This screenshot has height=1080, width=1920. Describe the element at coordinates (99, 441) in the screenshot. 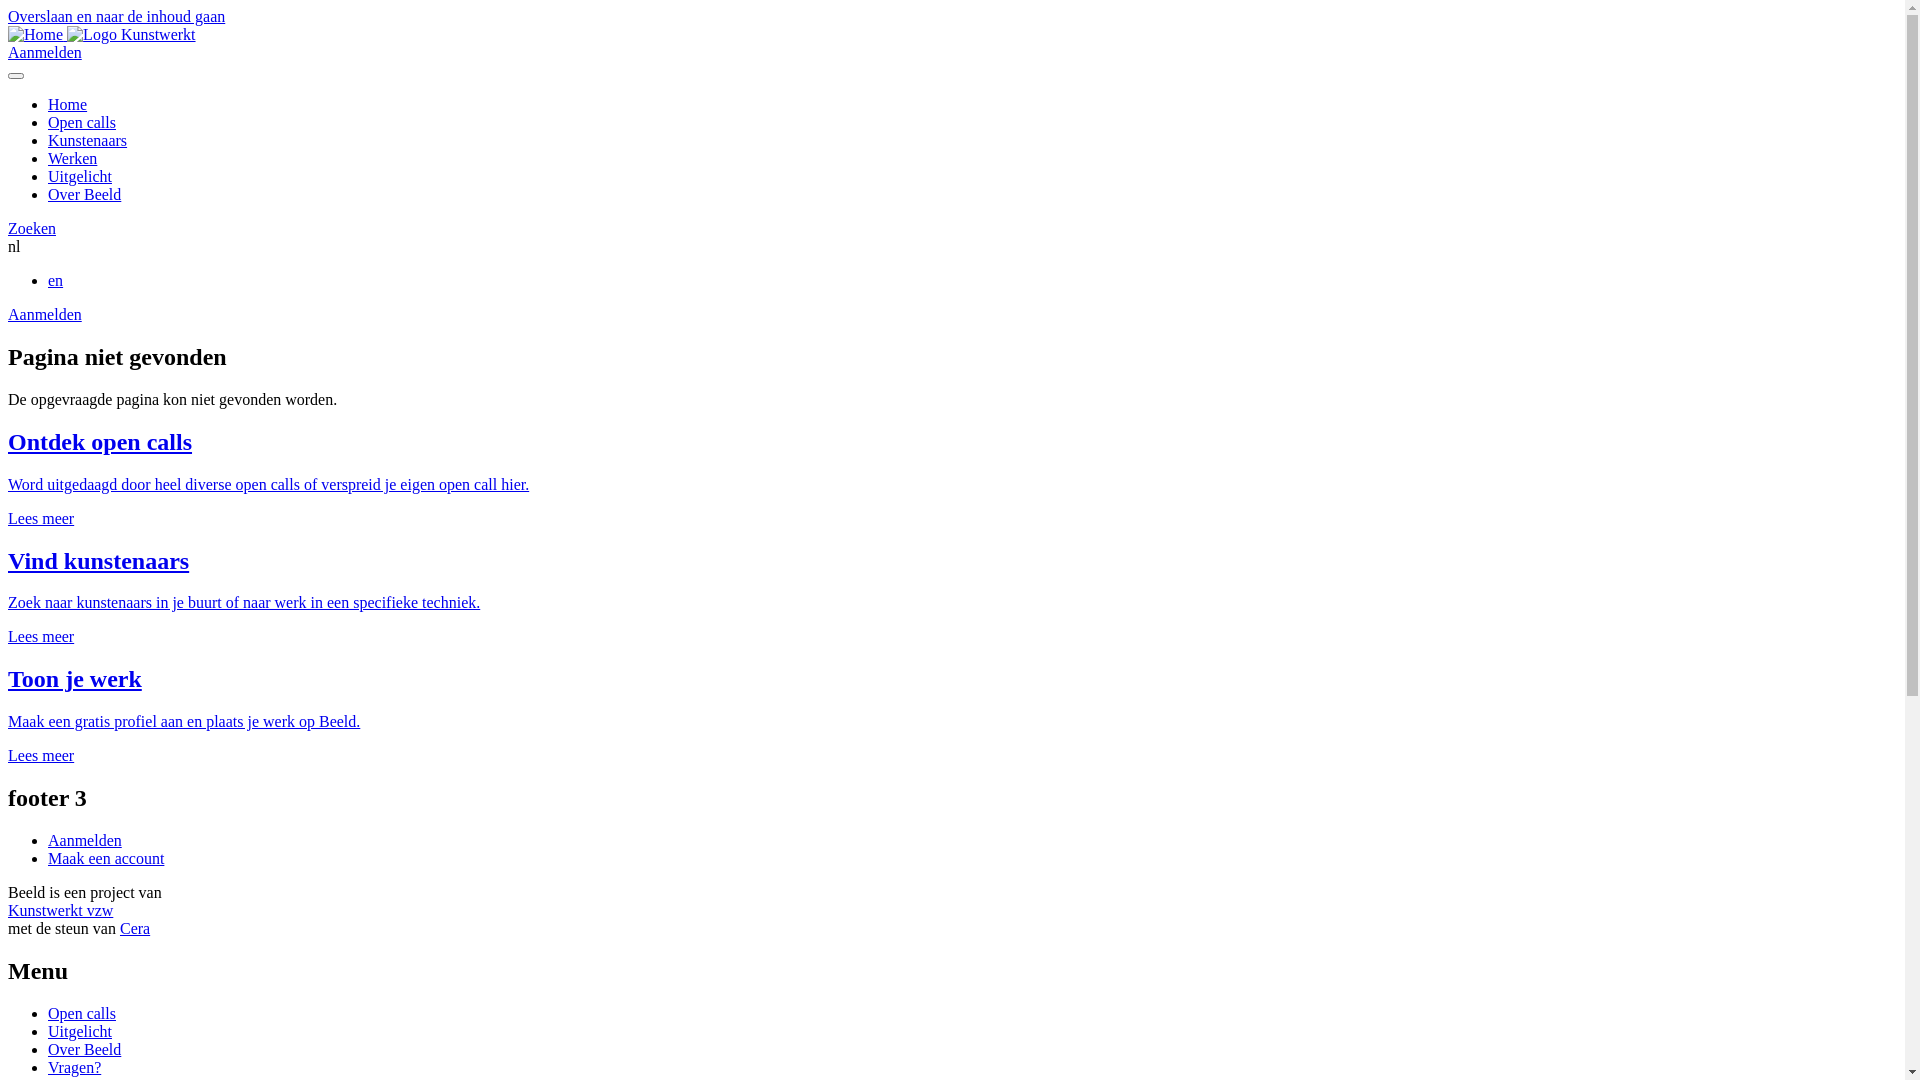

I see `'Ontdek open calls'` at that location.